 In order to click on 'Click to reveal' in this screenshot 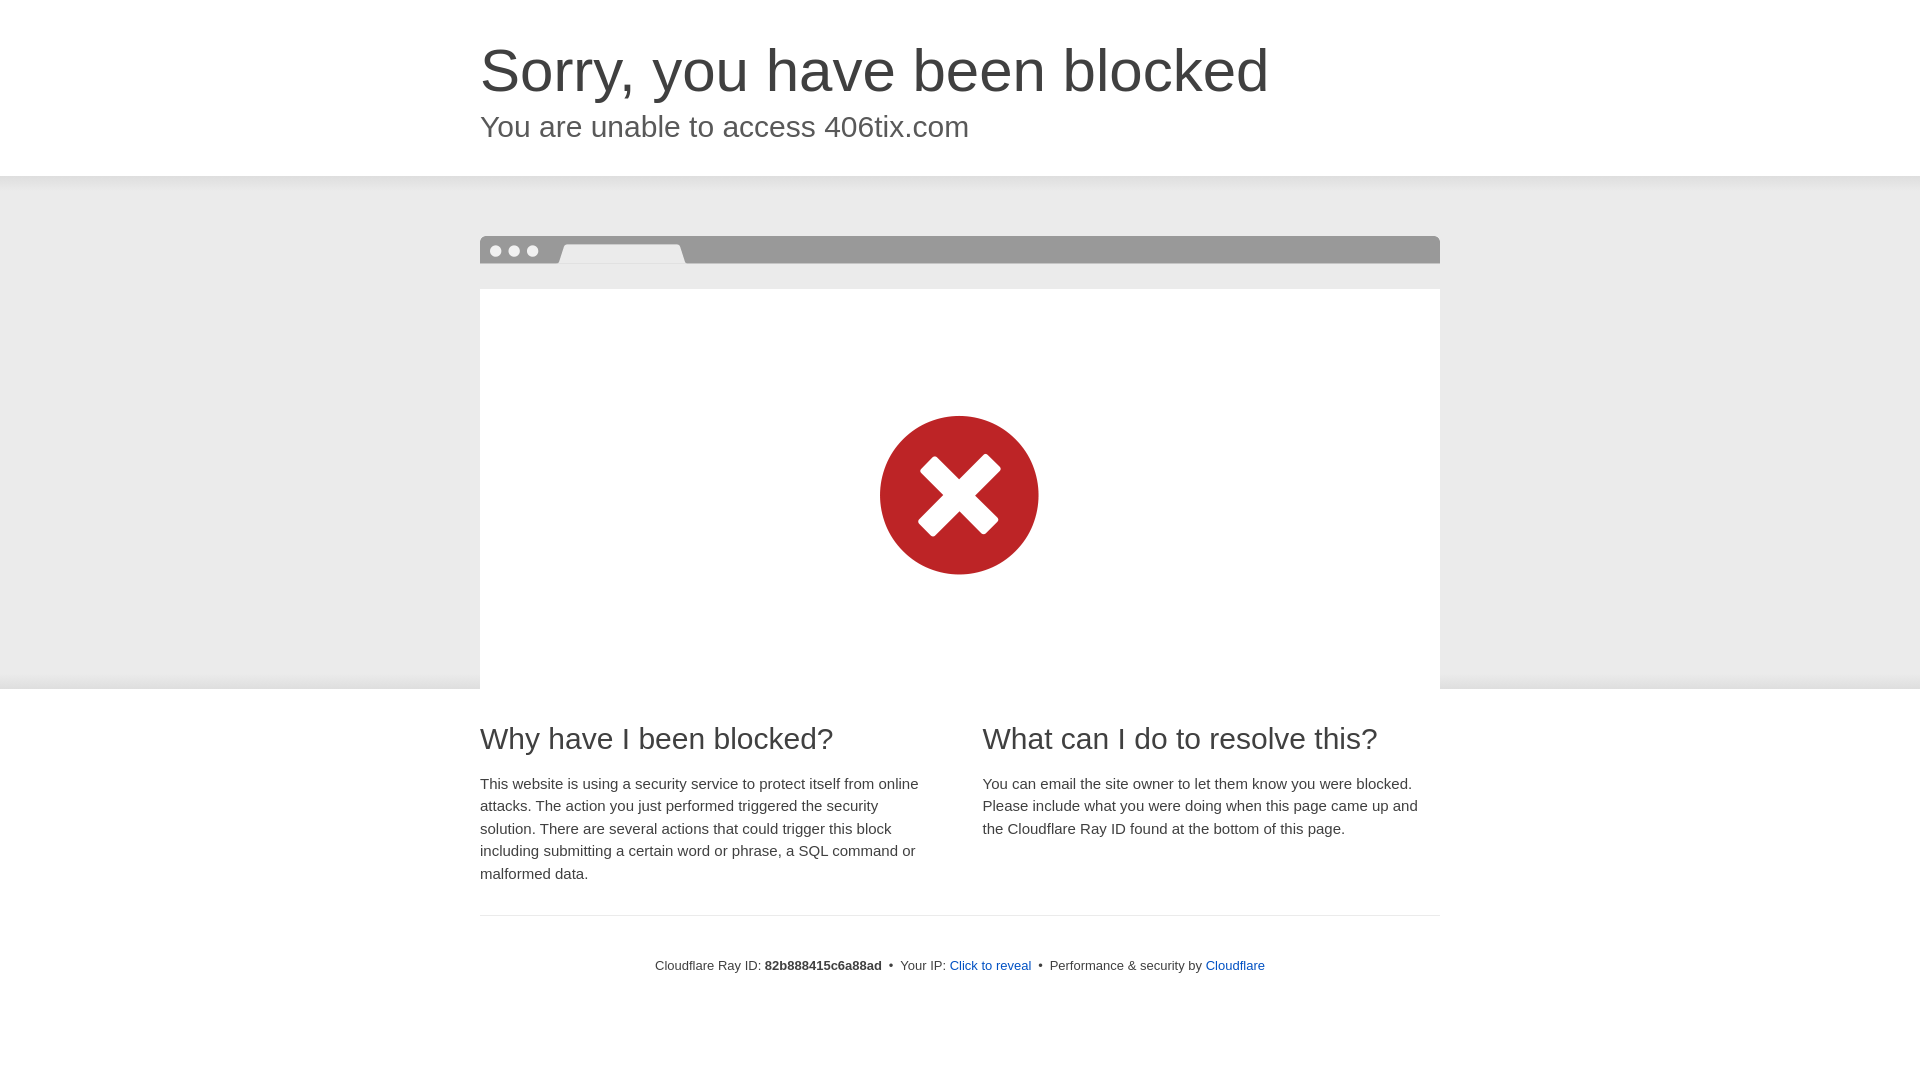, I will do `click(949, 964)`.